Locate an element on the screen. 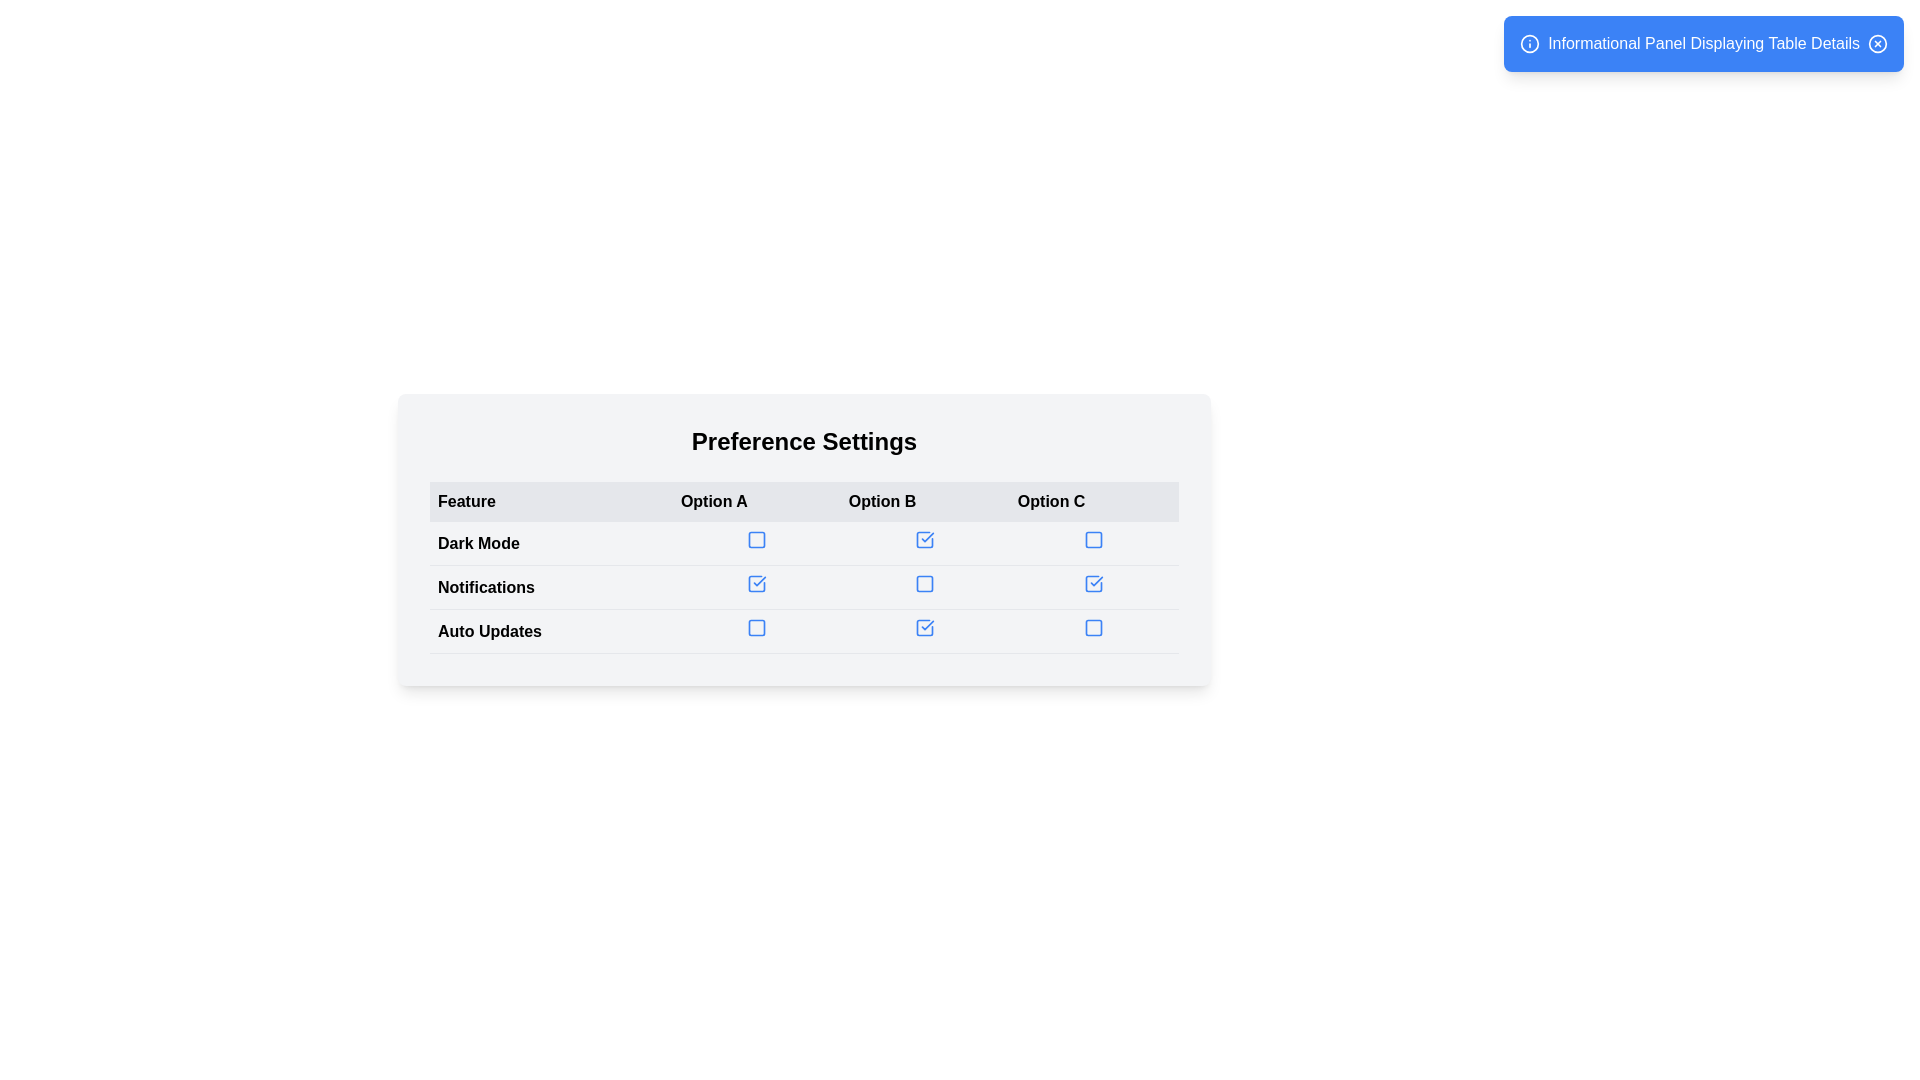 This screenshot has width=1920, height=1080. the checkbox that controls the selection state for 'Option B' within the 'Dark Mode' settings is located at coordinates (924, 543).